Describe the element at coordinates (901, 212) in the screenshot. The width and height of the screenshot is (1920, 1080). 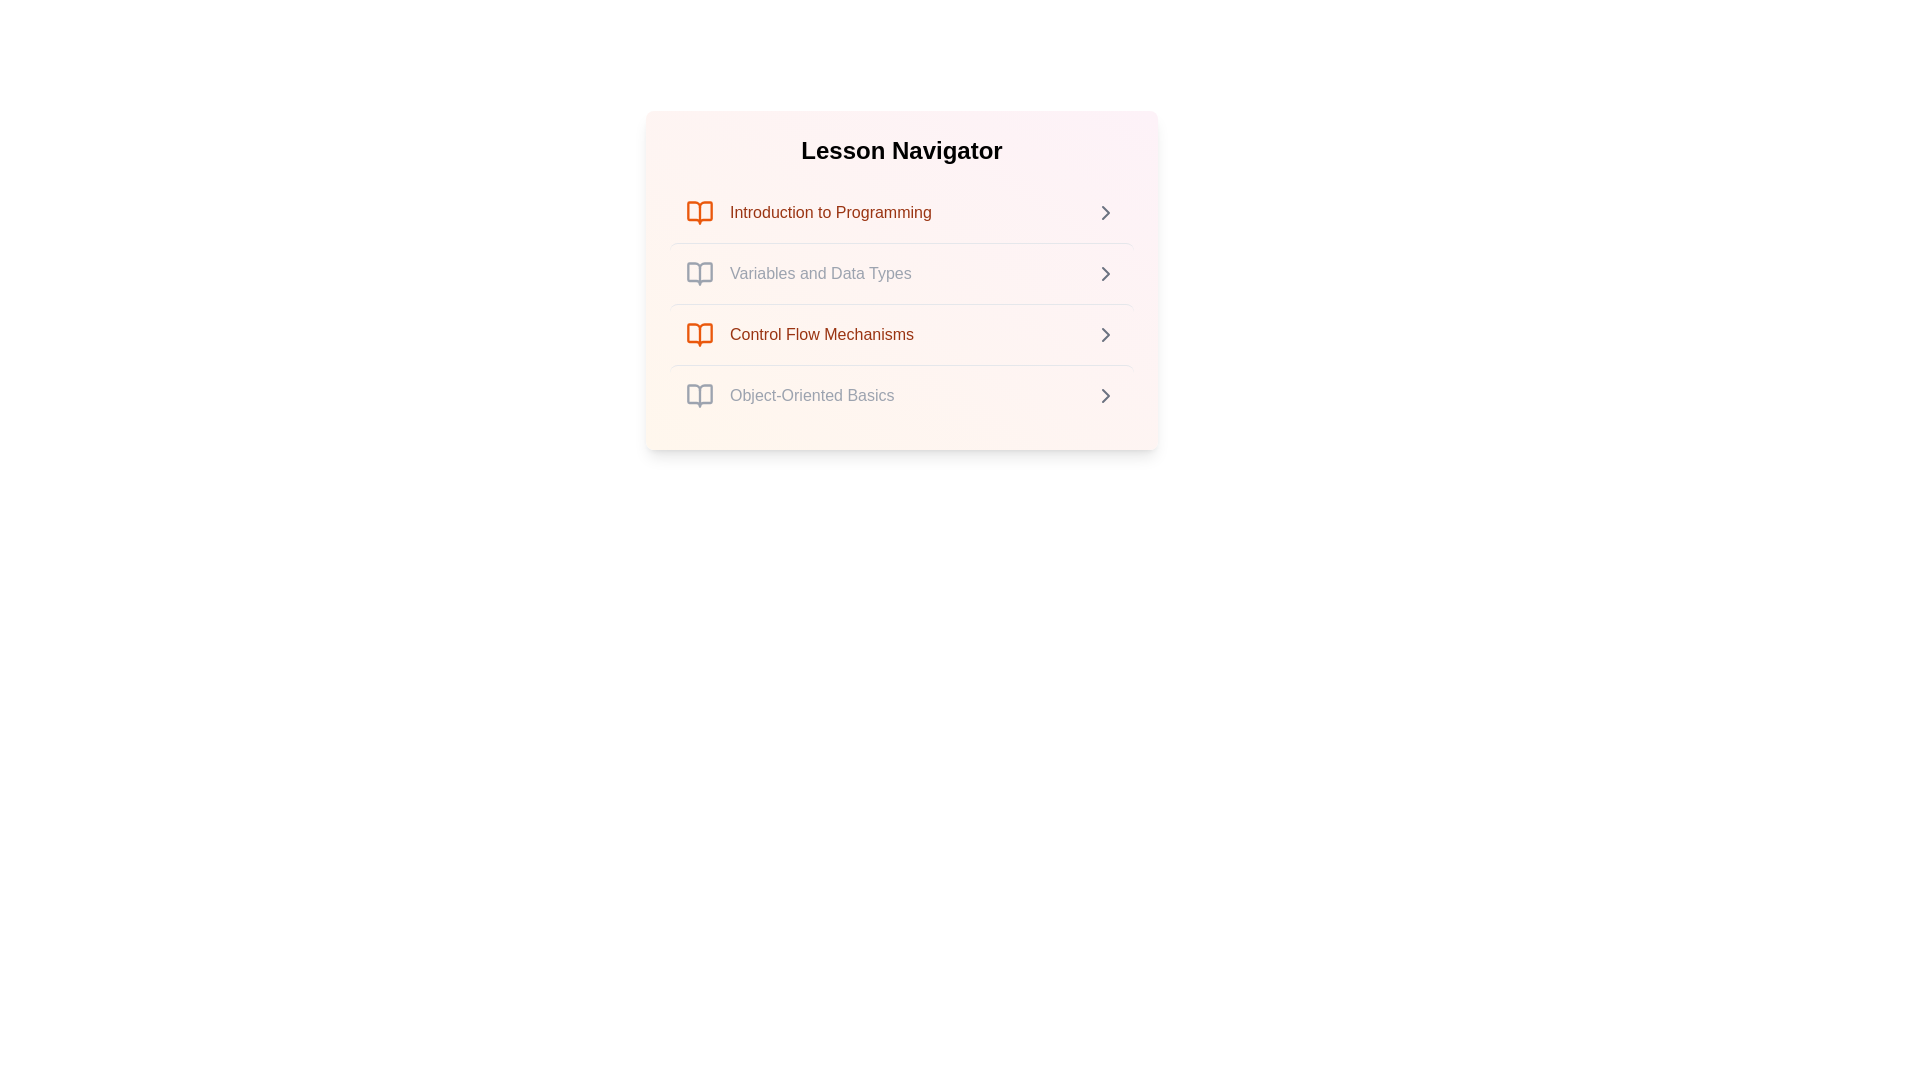
I see `the lesson item corresponding to Introduction to Programming` at that location.